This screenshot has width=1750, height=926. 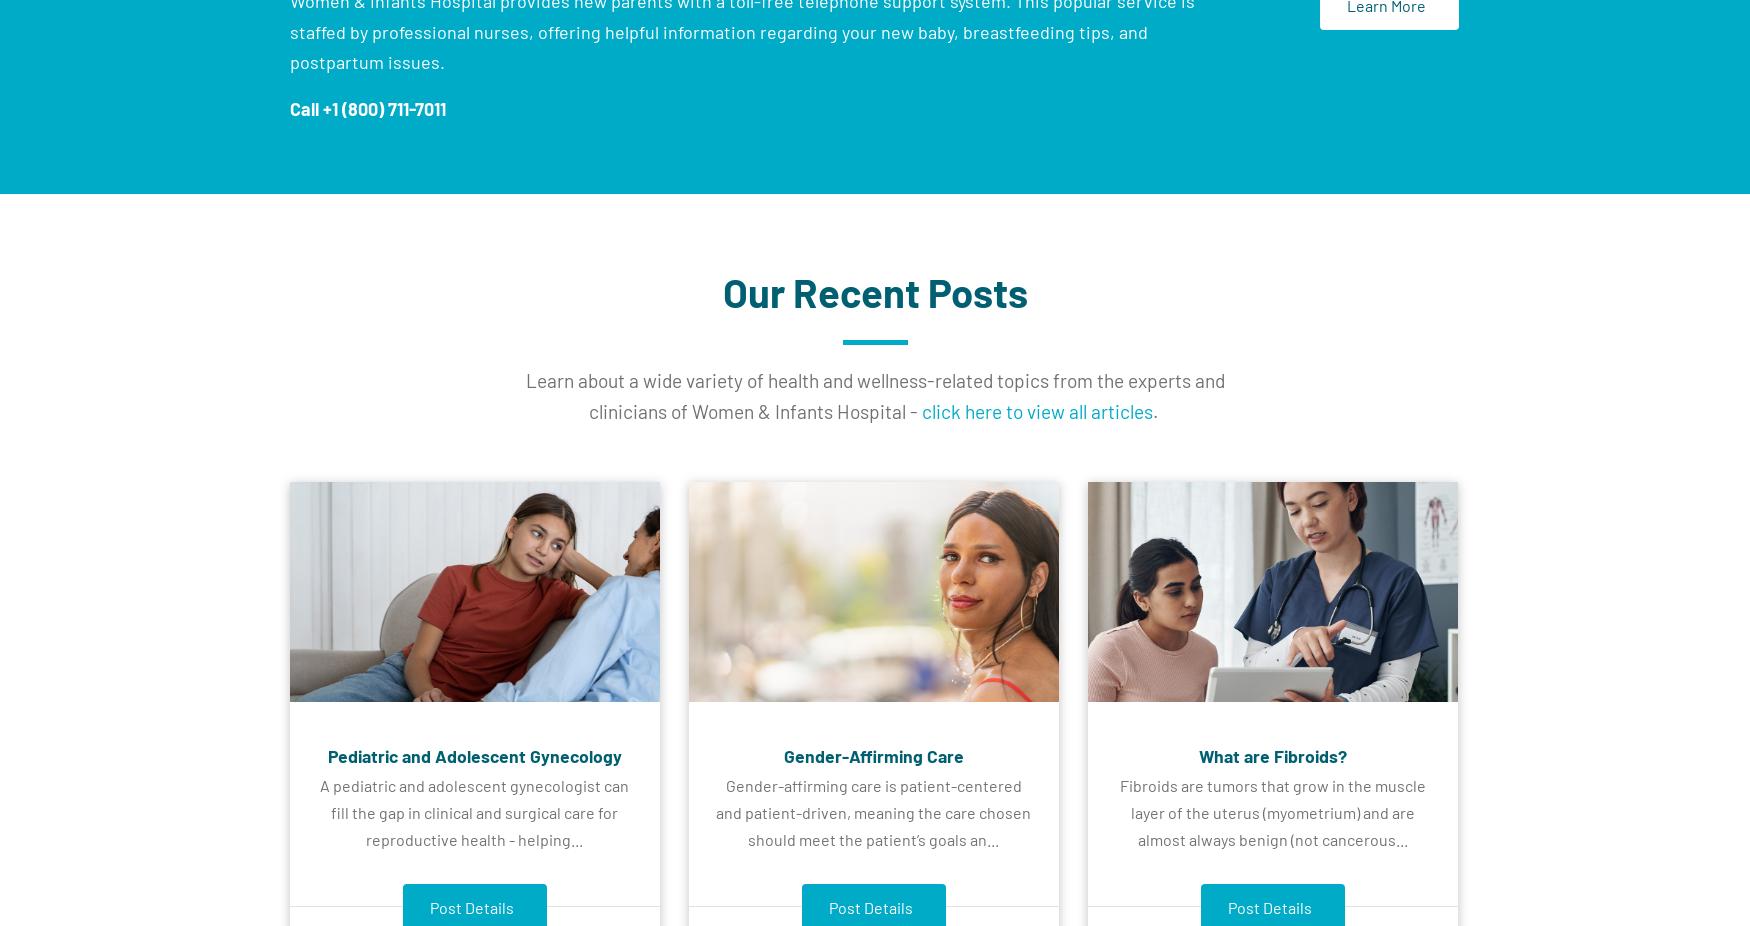 I want to click on '.', so click(x=1155, y=410).